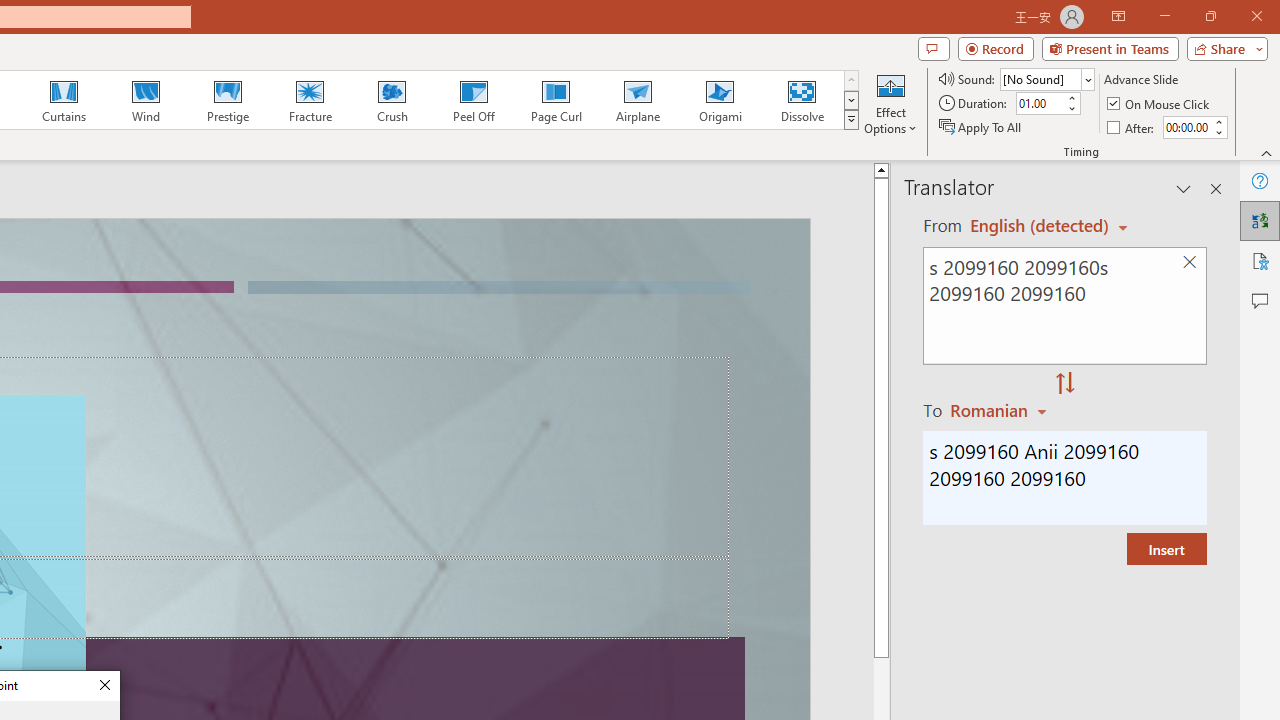 Image resolution: width=1280 pixels, height=720 pixels. Describe the element at coordinates (1064, 384) in the screenshot. I see `'Swap "from" and "to" languages.'` at that location.